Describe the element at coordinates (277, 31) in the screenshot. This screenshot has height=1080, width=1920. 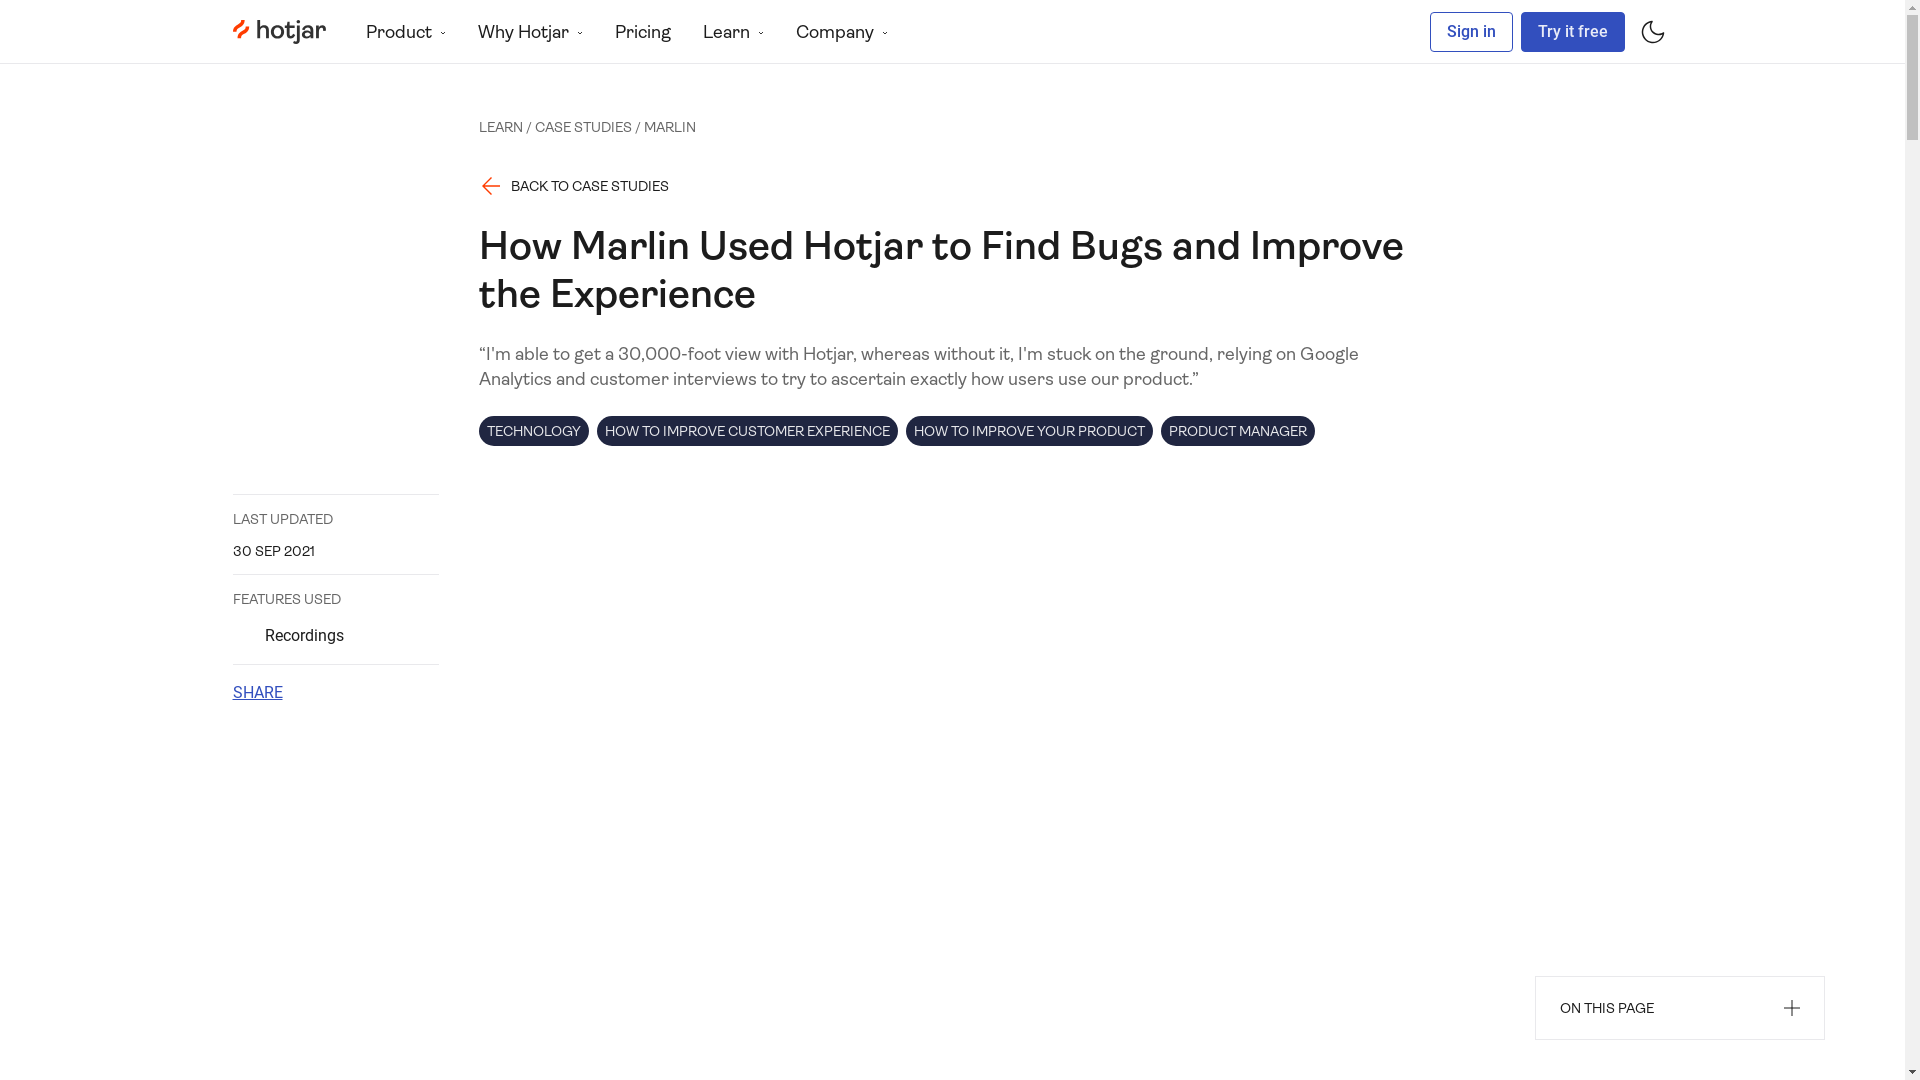
I see `'Hotjar Logo'` at that location.